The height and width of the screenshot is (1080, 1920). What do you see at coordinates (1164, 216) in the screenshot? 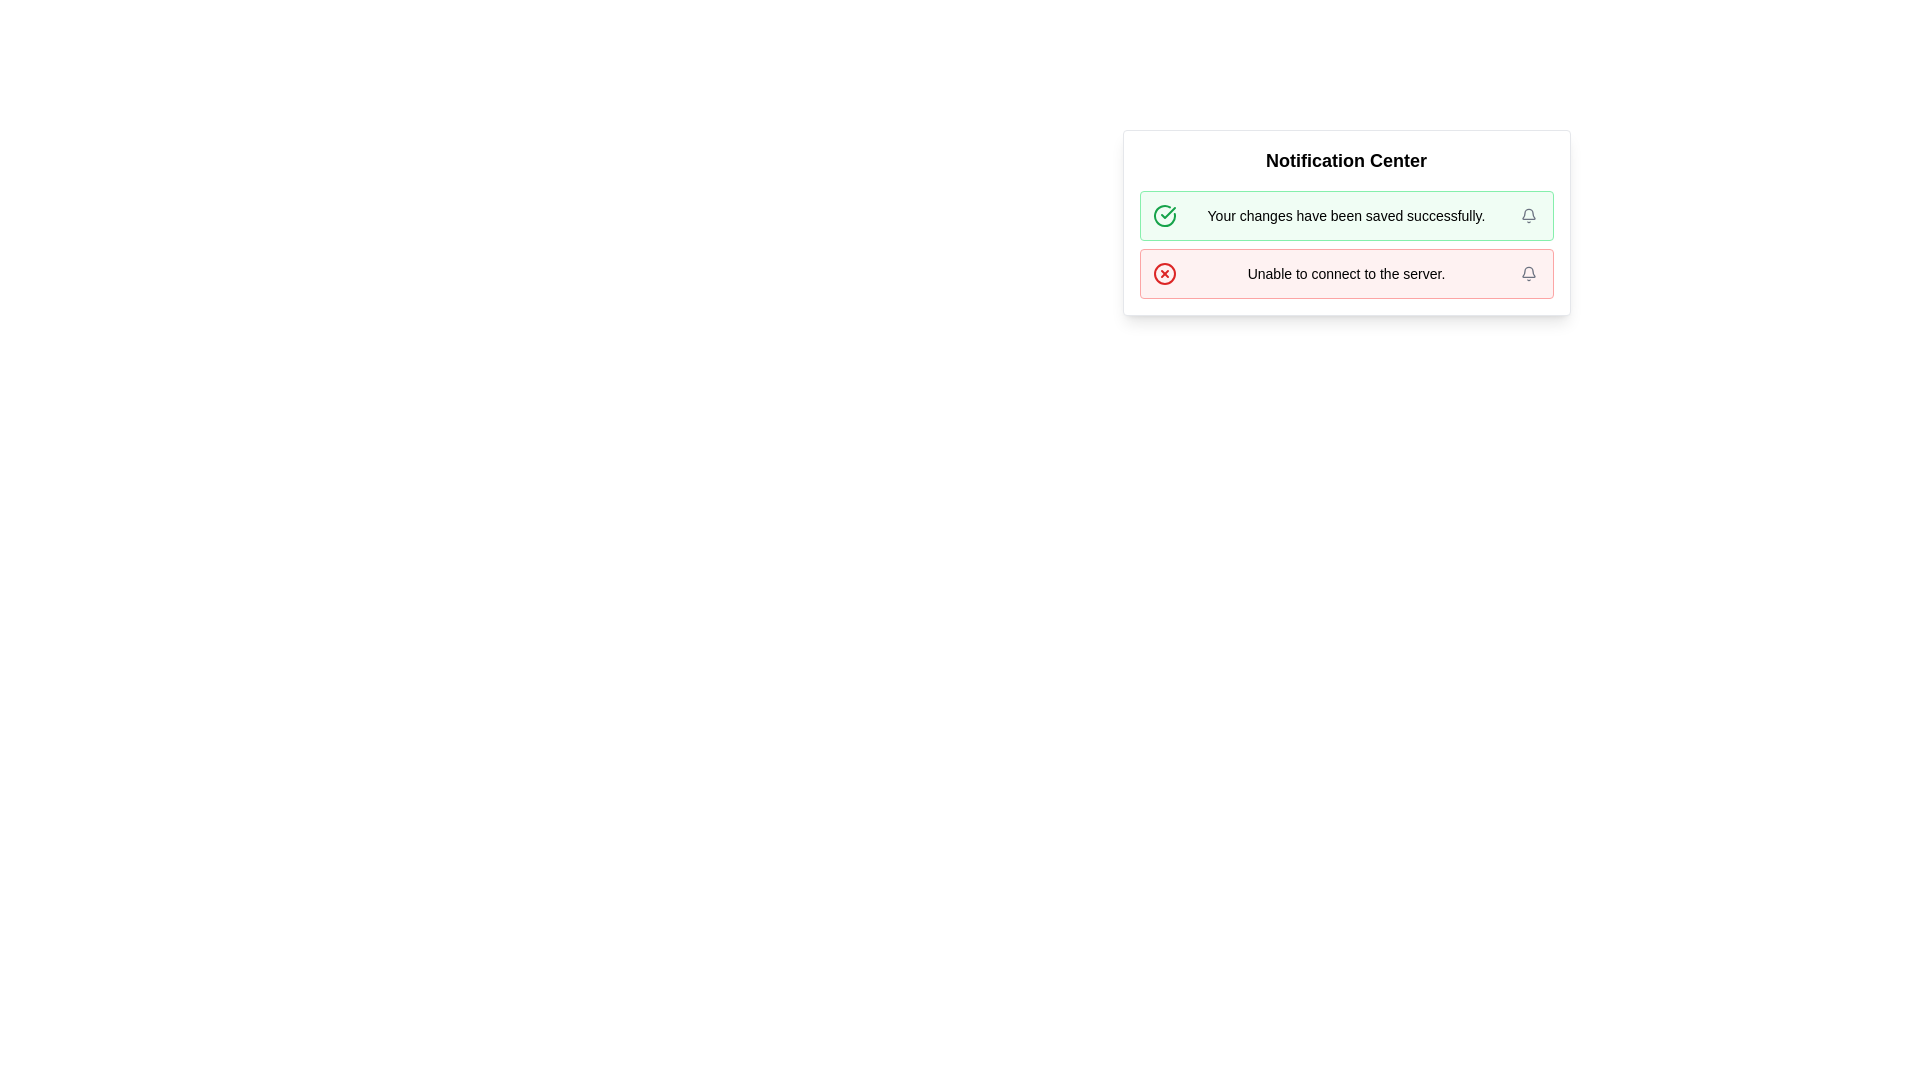
I see `the presence of the decorative success icon located at the left side of the notification message indicating the successful save operation` at bounding box center [1164, 216].